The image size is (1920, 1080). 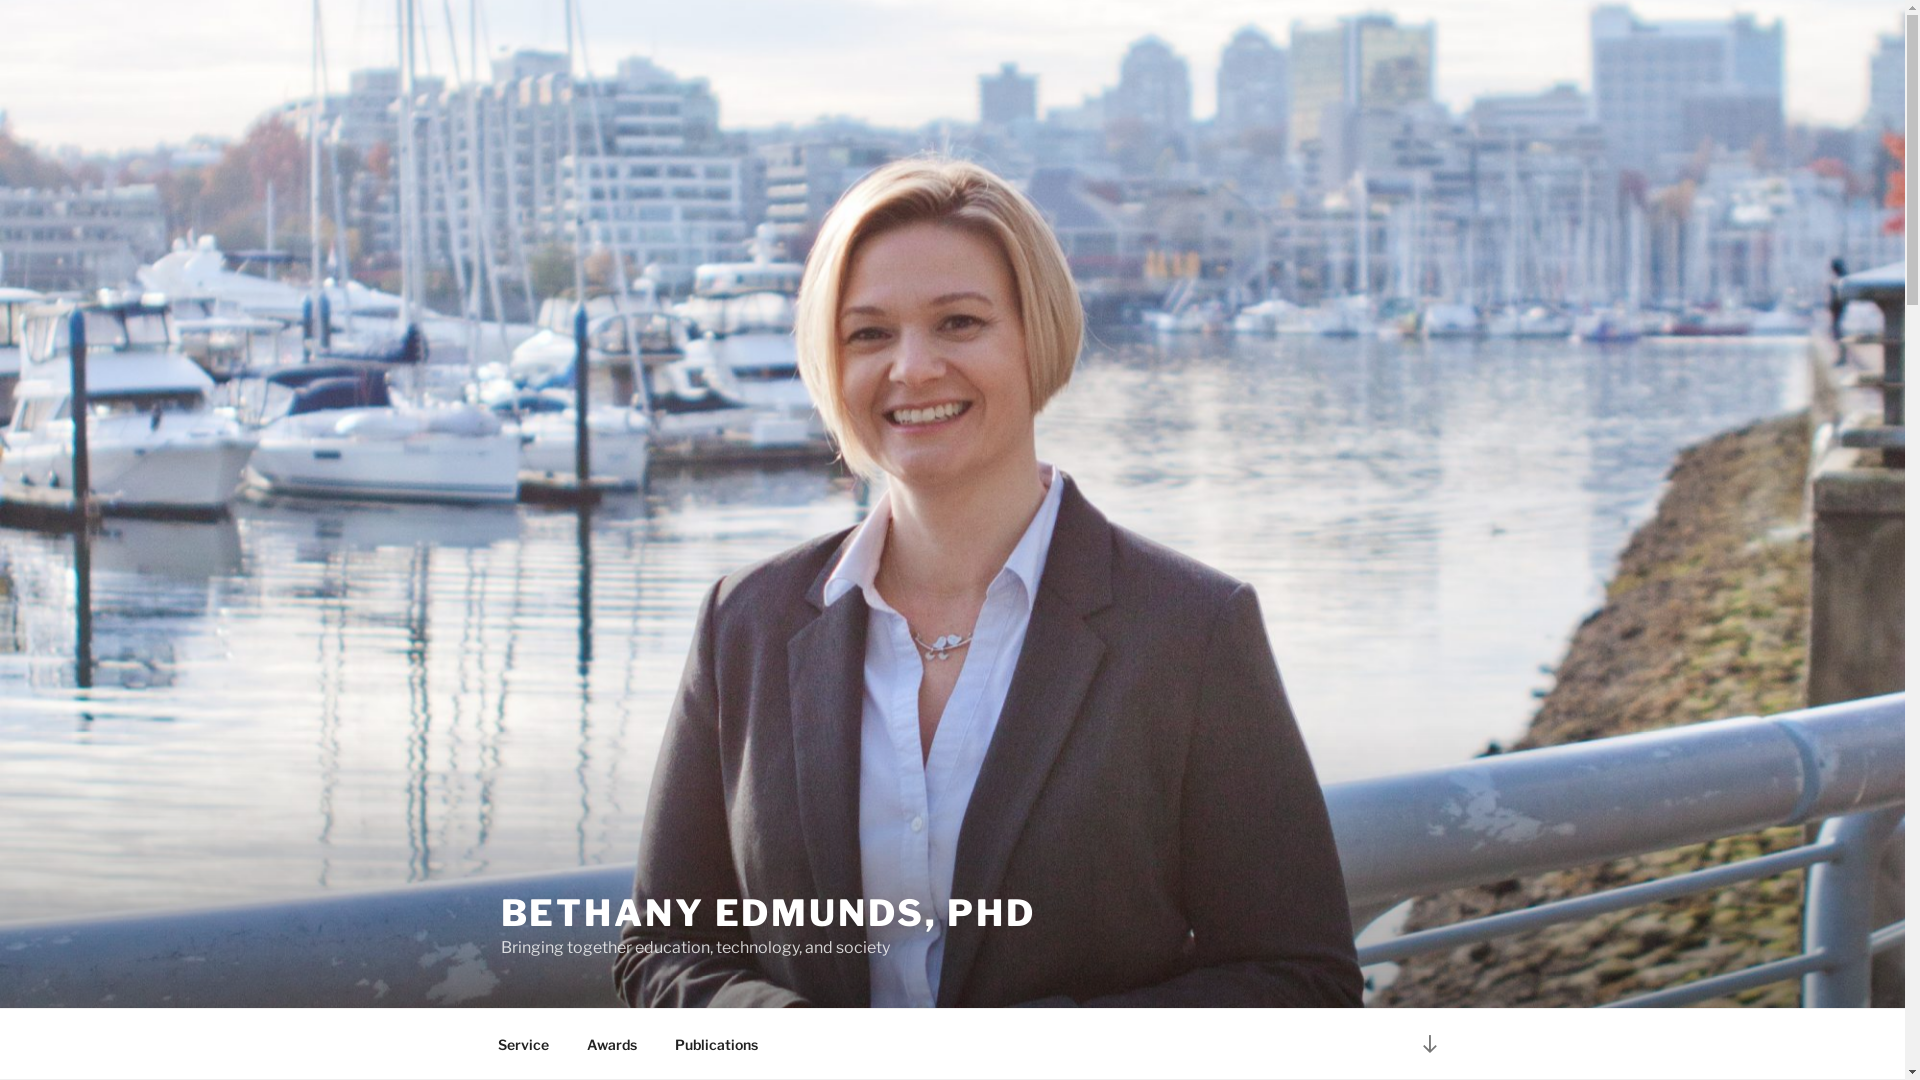 I want to click on 'Service', so click(x=523, y=1043).